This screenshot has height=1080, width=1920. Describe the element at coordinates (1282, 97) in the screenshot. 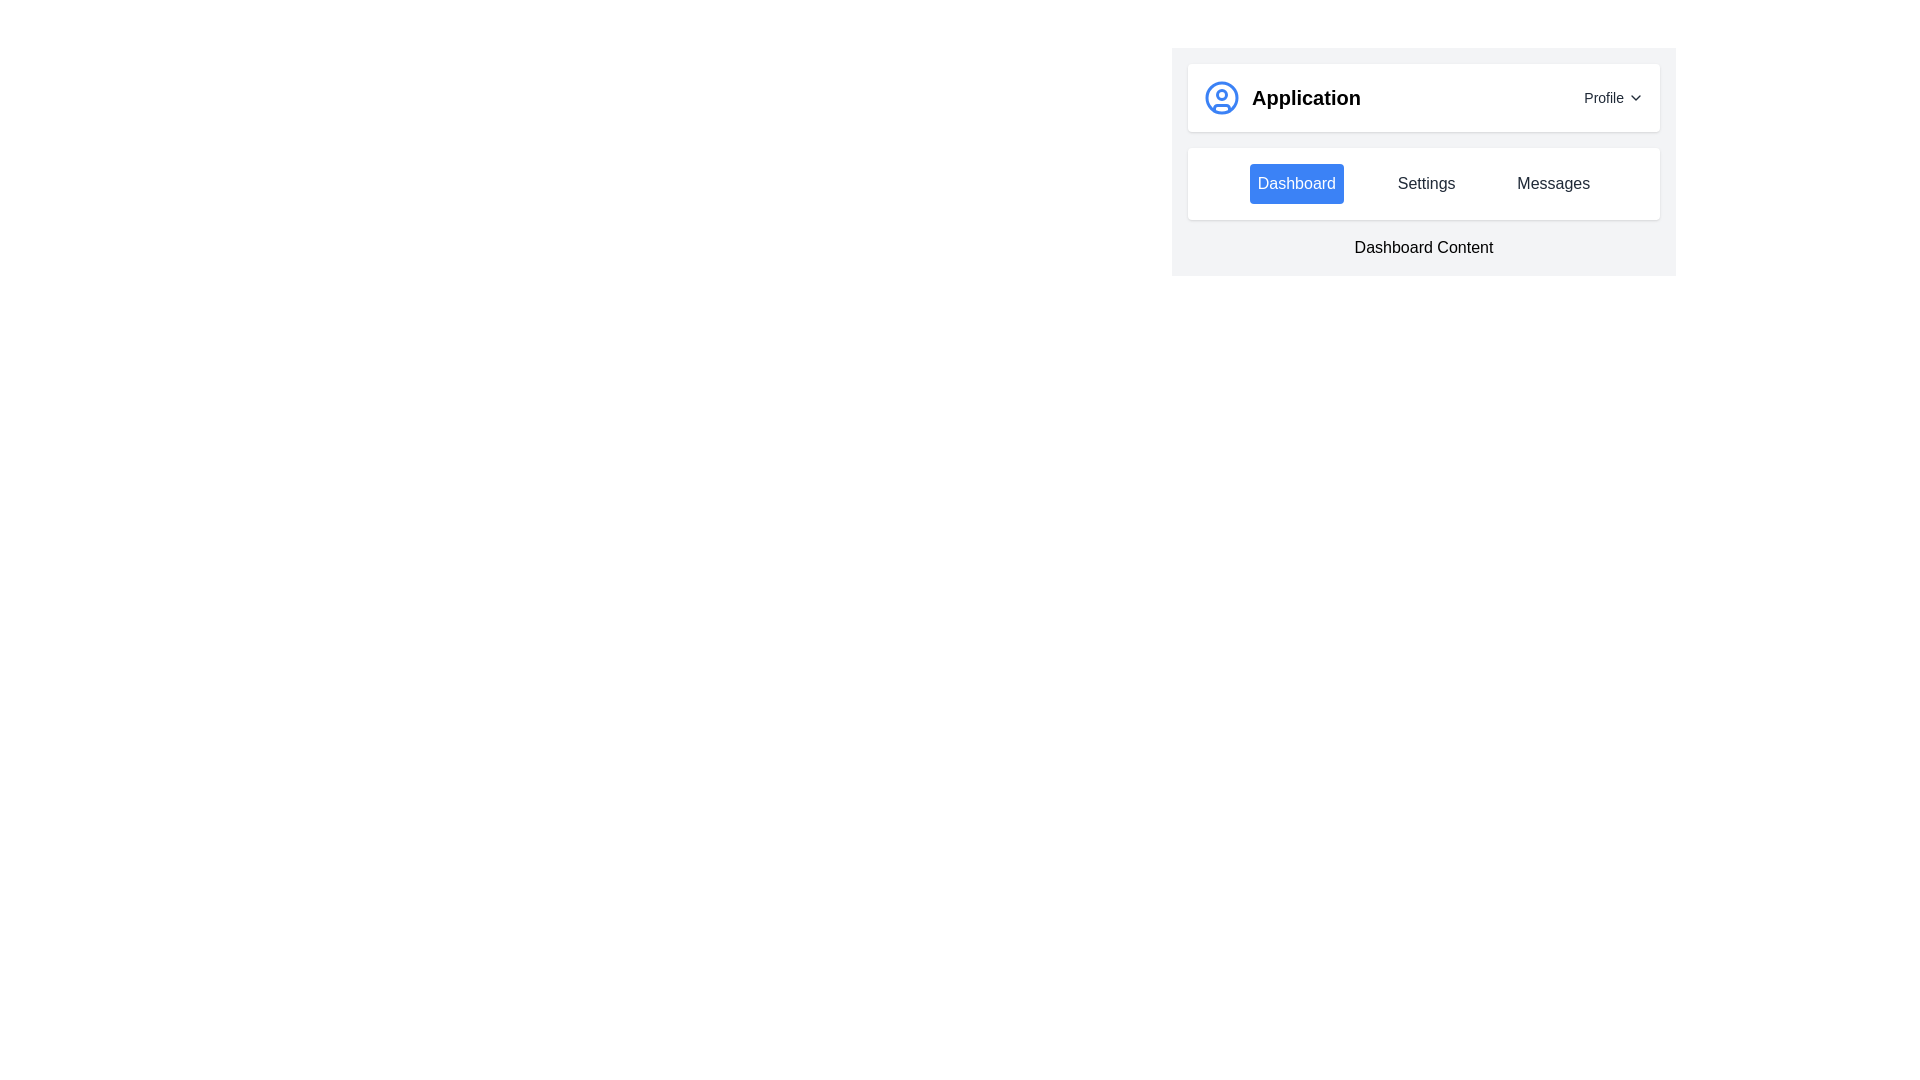

I see `the Label element displaying a blue user icon next to the bolded word 'Application' in large, black font, located at the top-left corner of the header section` at that location.